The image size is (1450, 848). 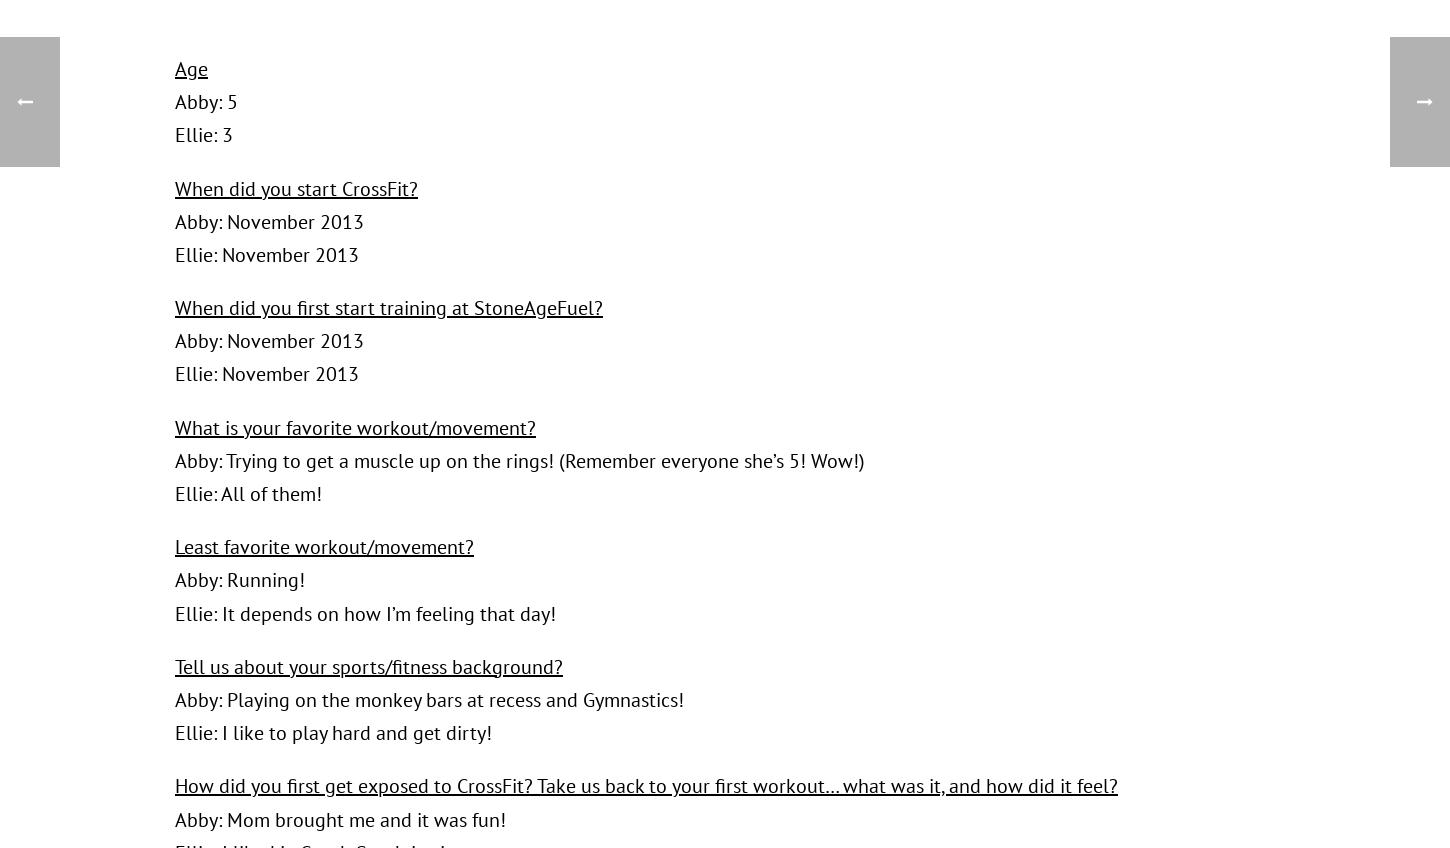 I want to click on 'Ellie: It depends on how I’m feeling that day!', so click(x=174, y=613).